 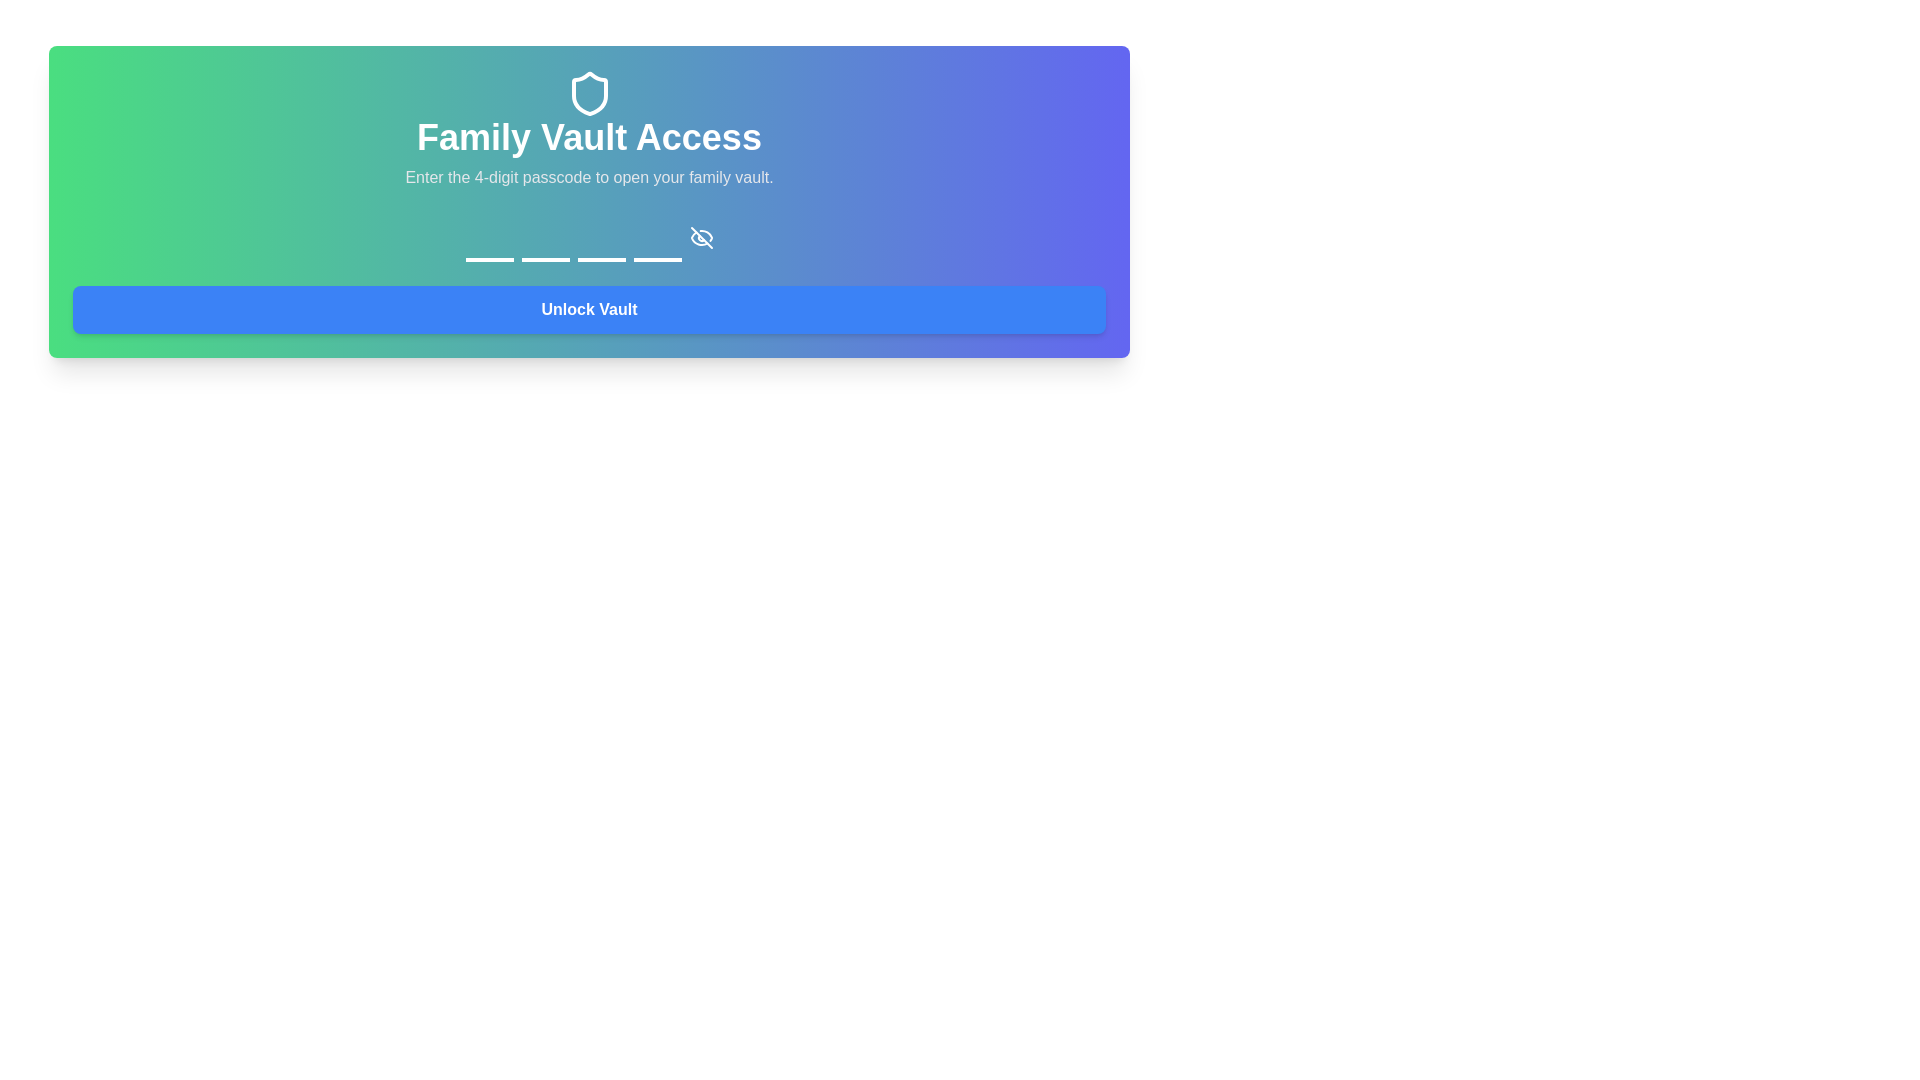 What do you see at coordinates (701, 237) in the screenshot?
I see `the icon button that toggles the visibility of the entered passcode, located to the right of the four input fields for passcode entry` at bounding box center [701, 237].